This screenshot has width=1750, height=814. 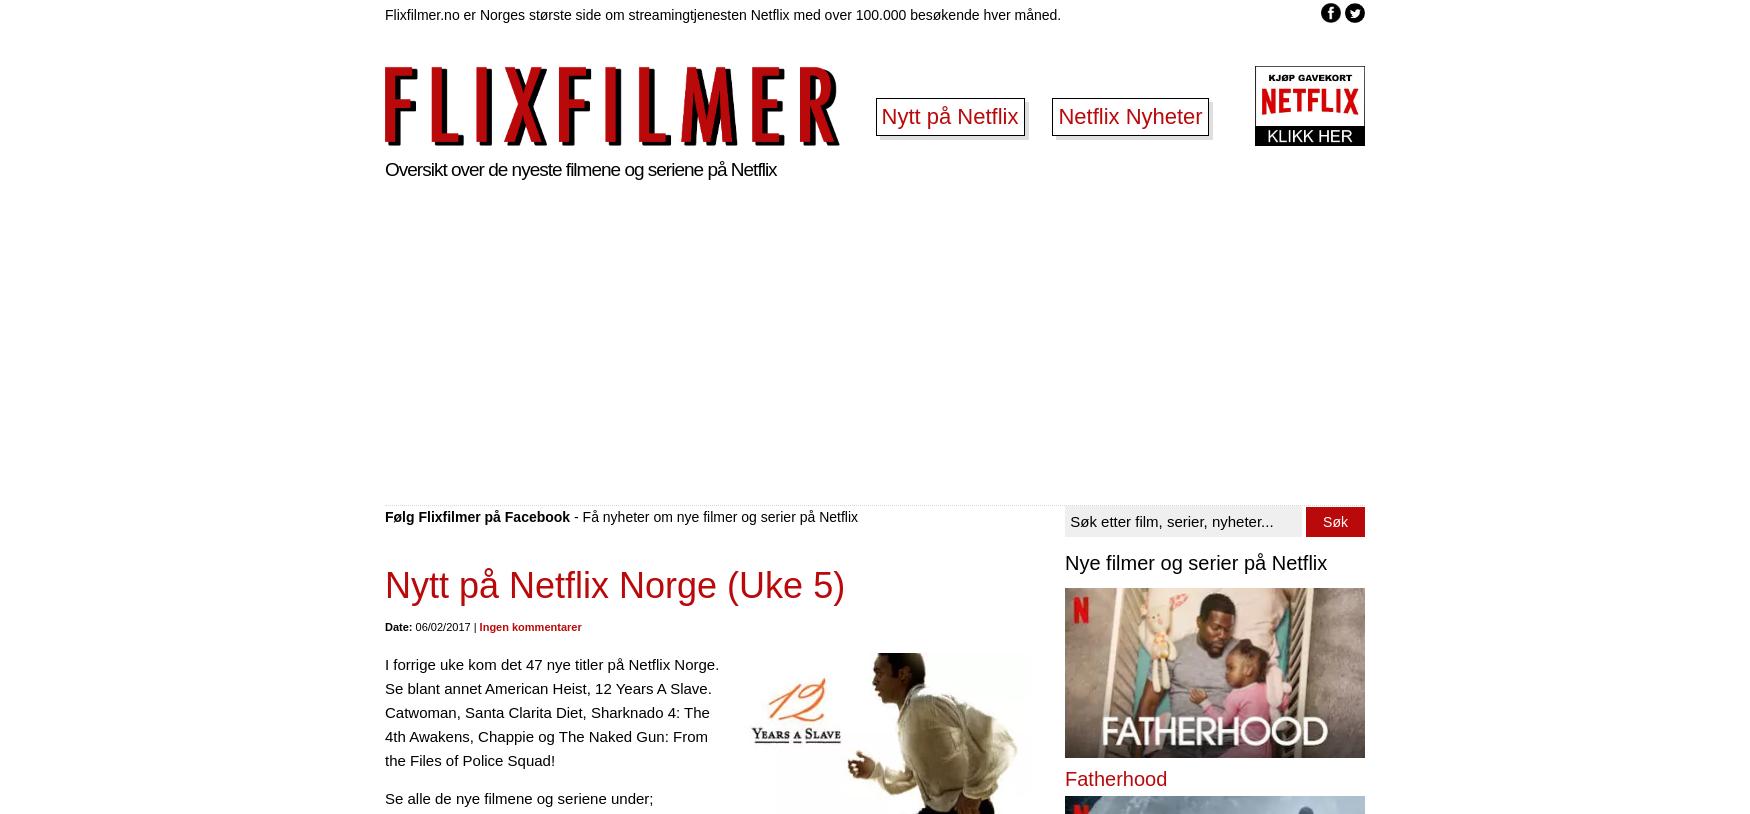 I want to click on 'I forrige uke kom det 47 nye titler på Netflix Norge. Se blant annet American Heist, 12 Years A Slave. Catwoman, Santa Clarita Diet, Sharknado 4: The 4th Awakens, Chappie og The Naked Gun: From the Files of Police Squad!', so click(x=550, y=712).